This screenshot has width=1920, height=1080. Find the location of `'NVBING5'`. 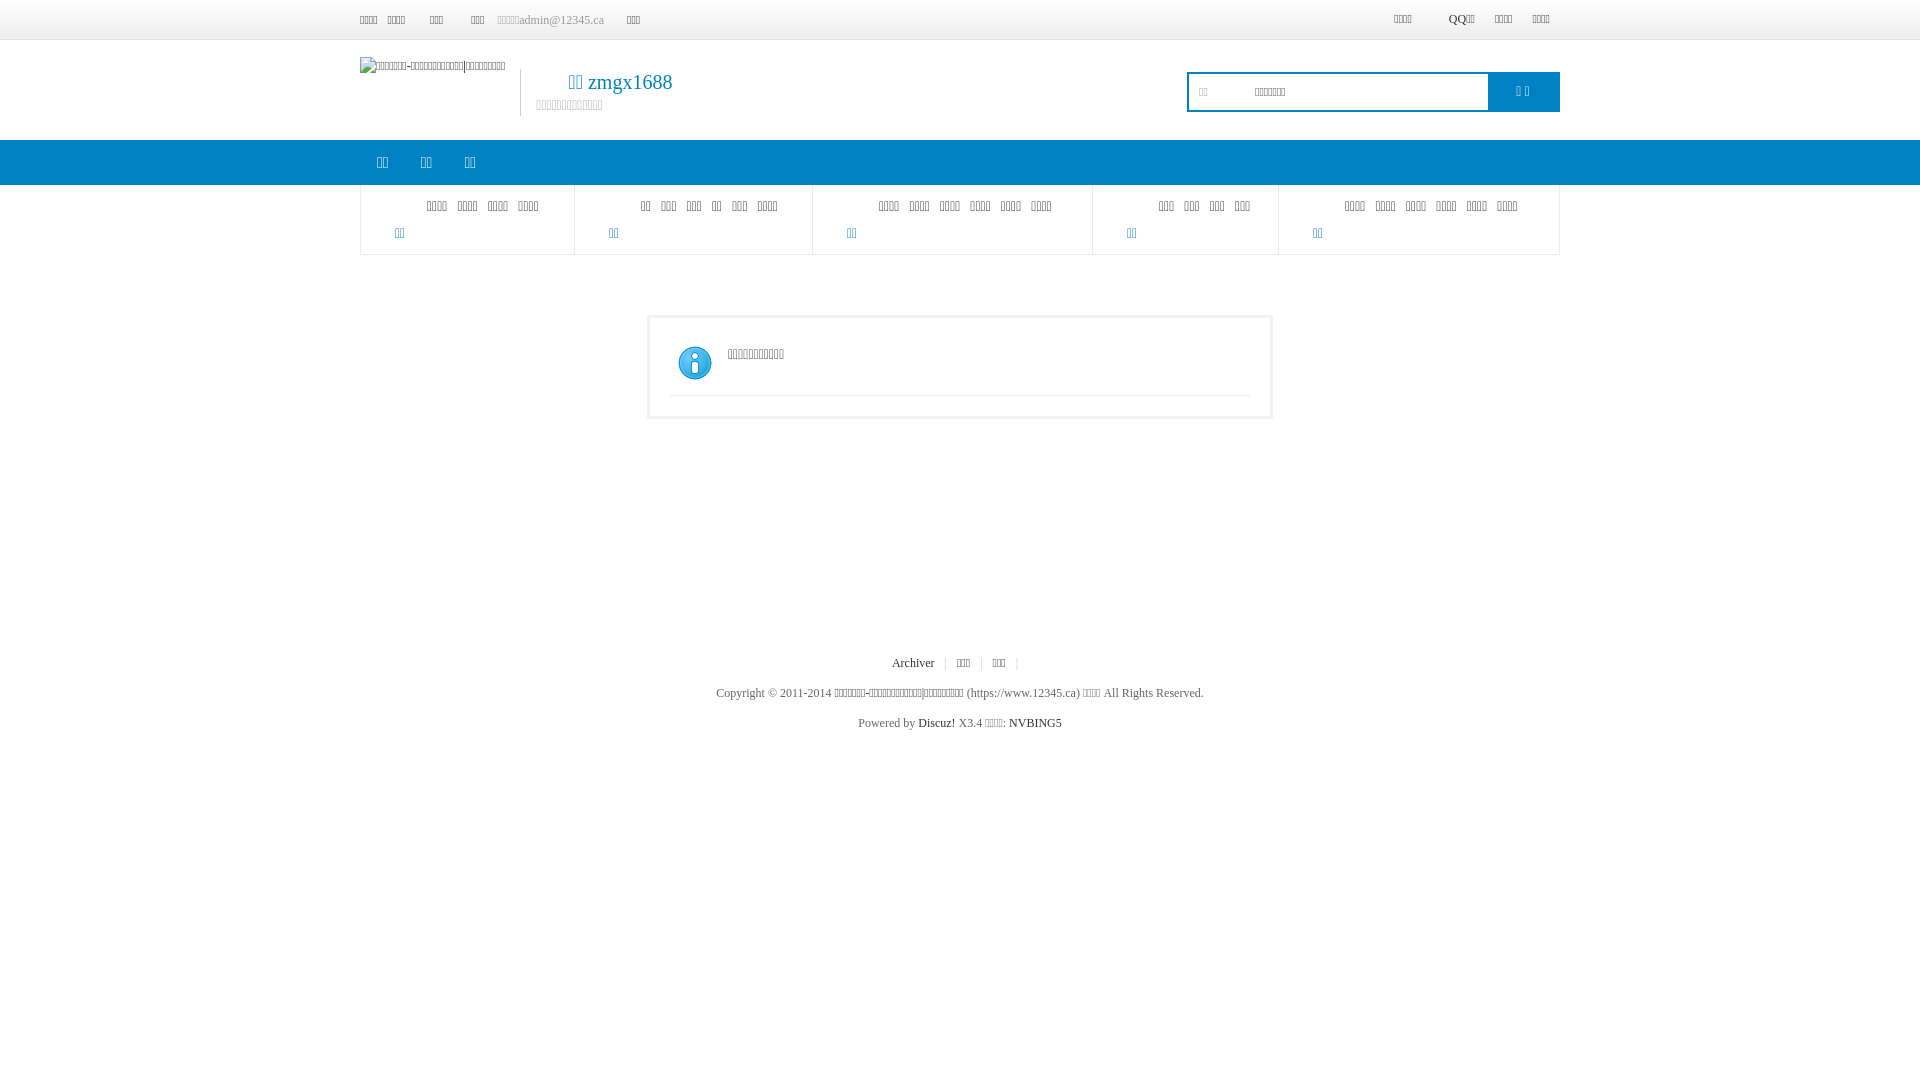

'NVBING5' is located at coordinates (1035, 722).